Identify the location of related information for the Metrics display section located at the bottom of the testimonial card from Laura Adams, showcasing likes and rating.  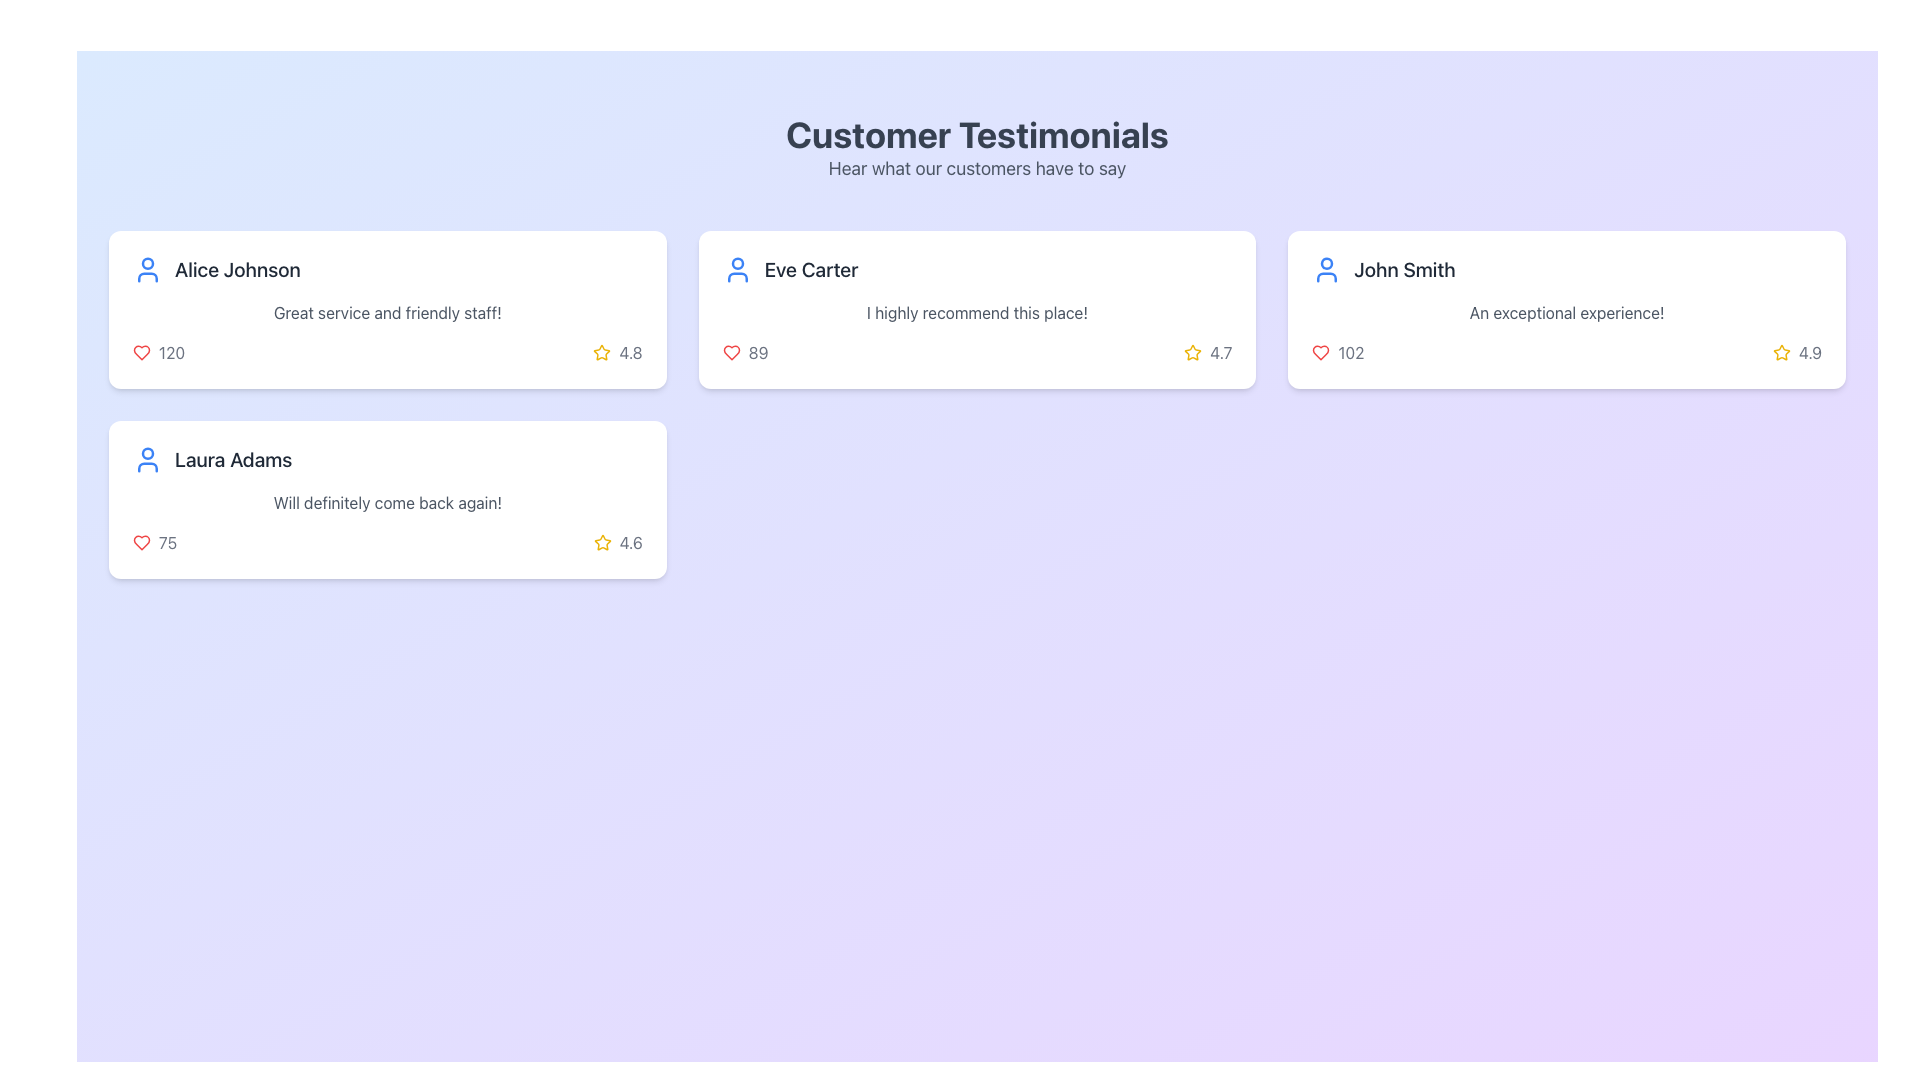
(387, 543).